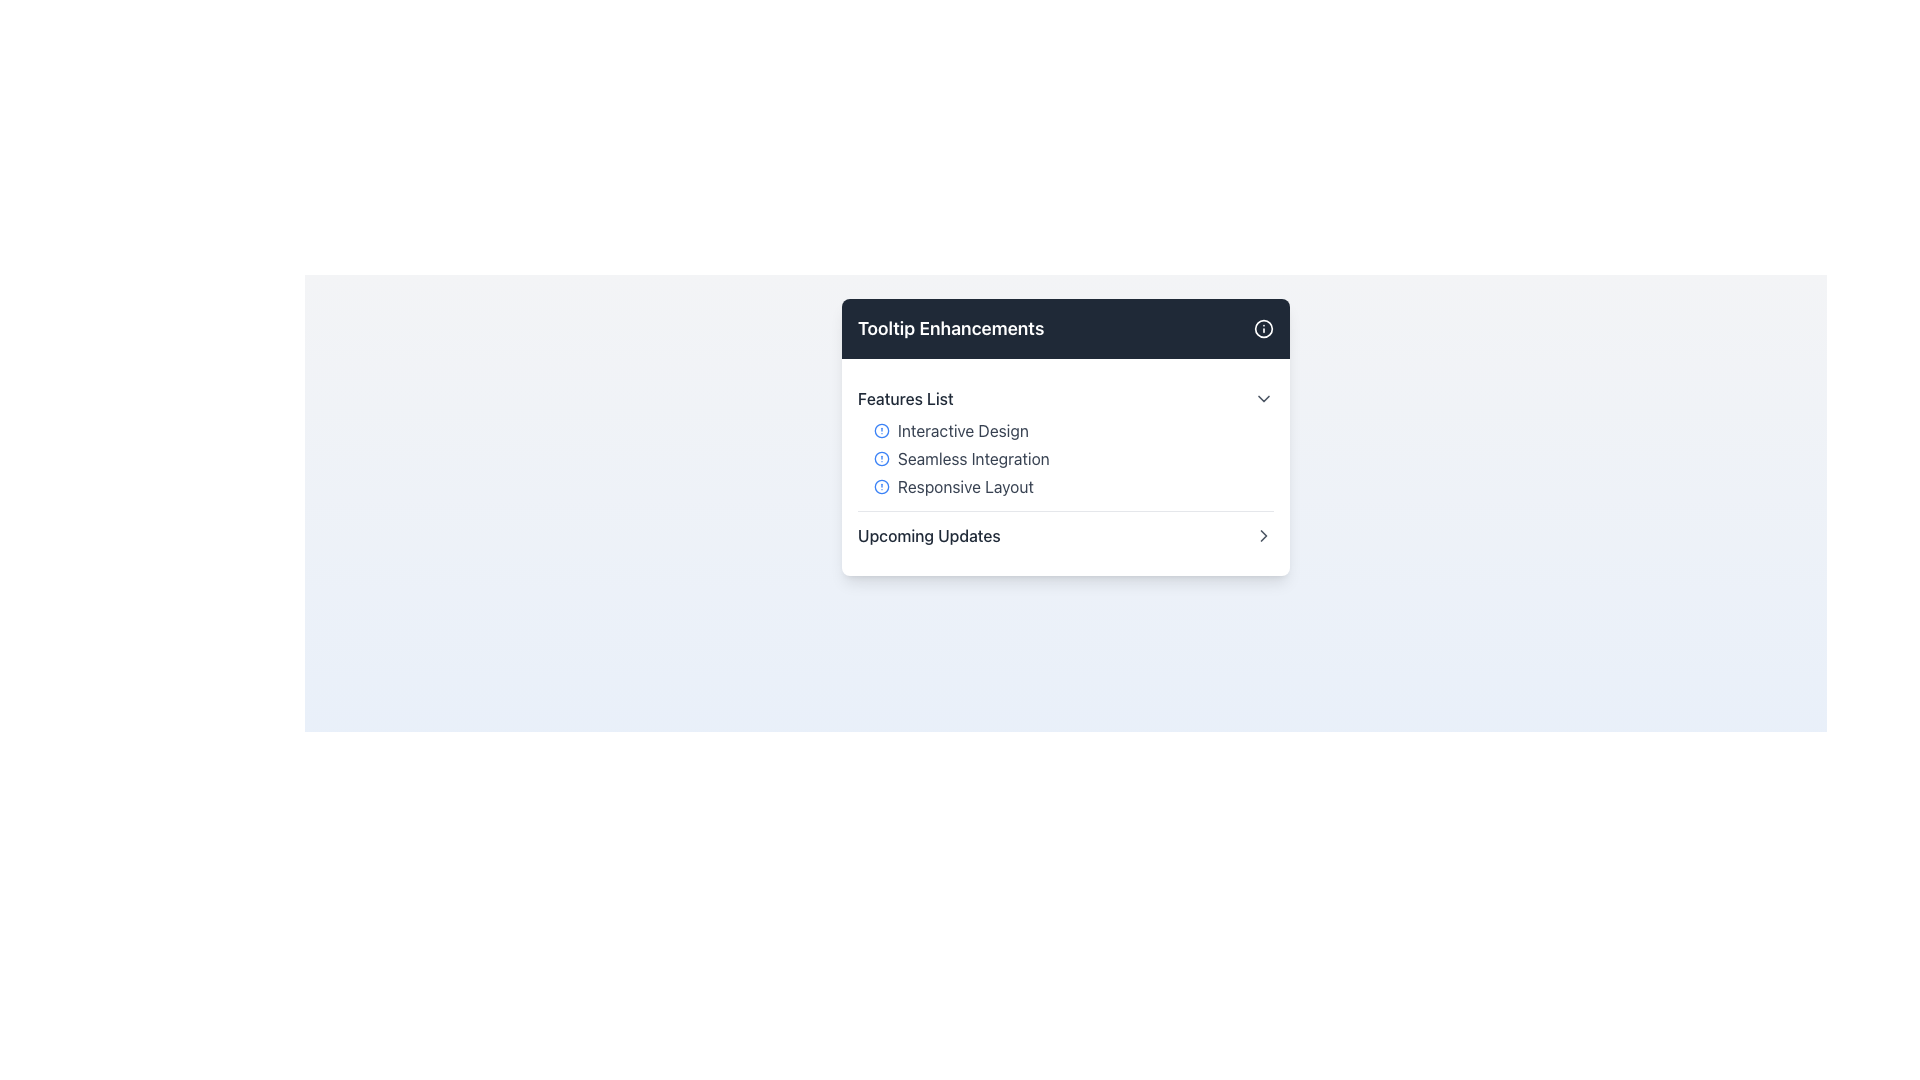 This screenshot has height=1080, width=1920. I want to click on the alert icon associated with the 'Seamless Integration' feature, located to the left of the text in the feature list, so click(881, 459).